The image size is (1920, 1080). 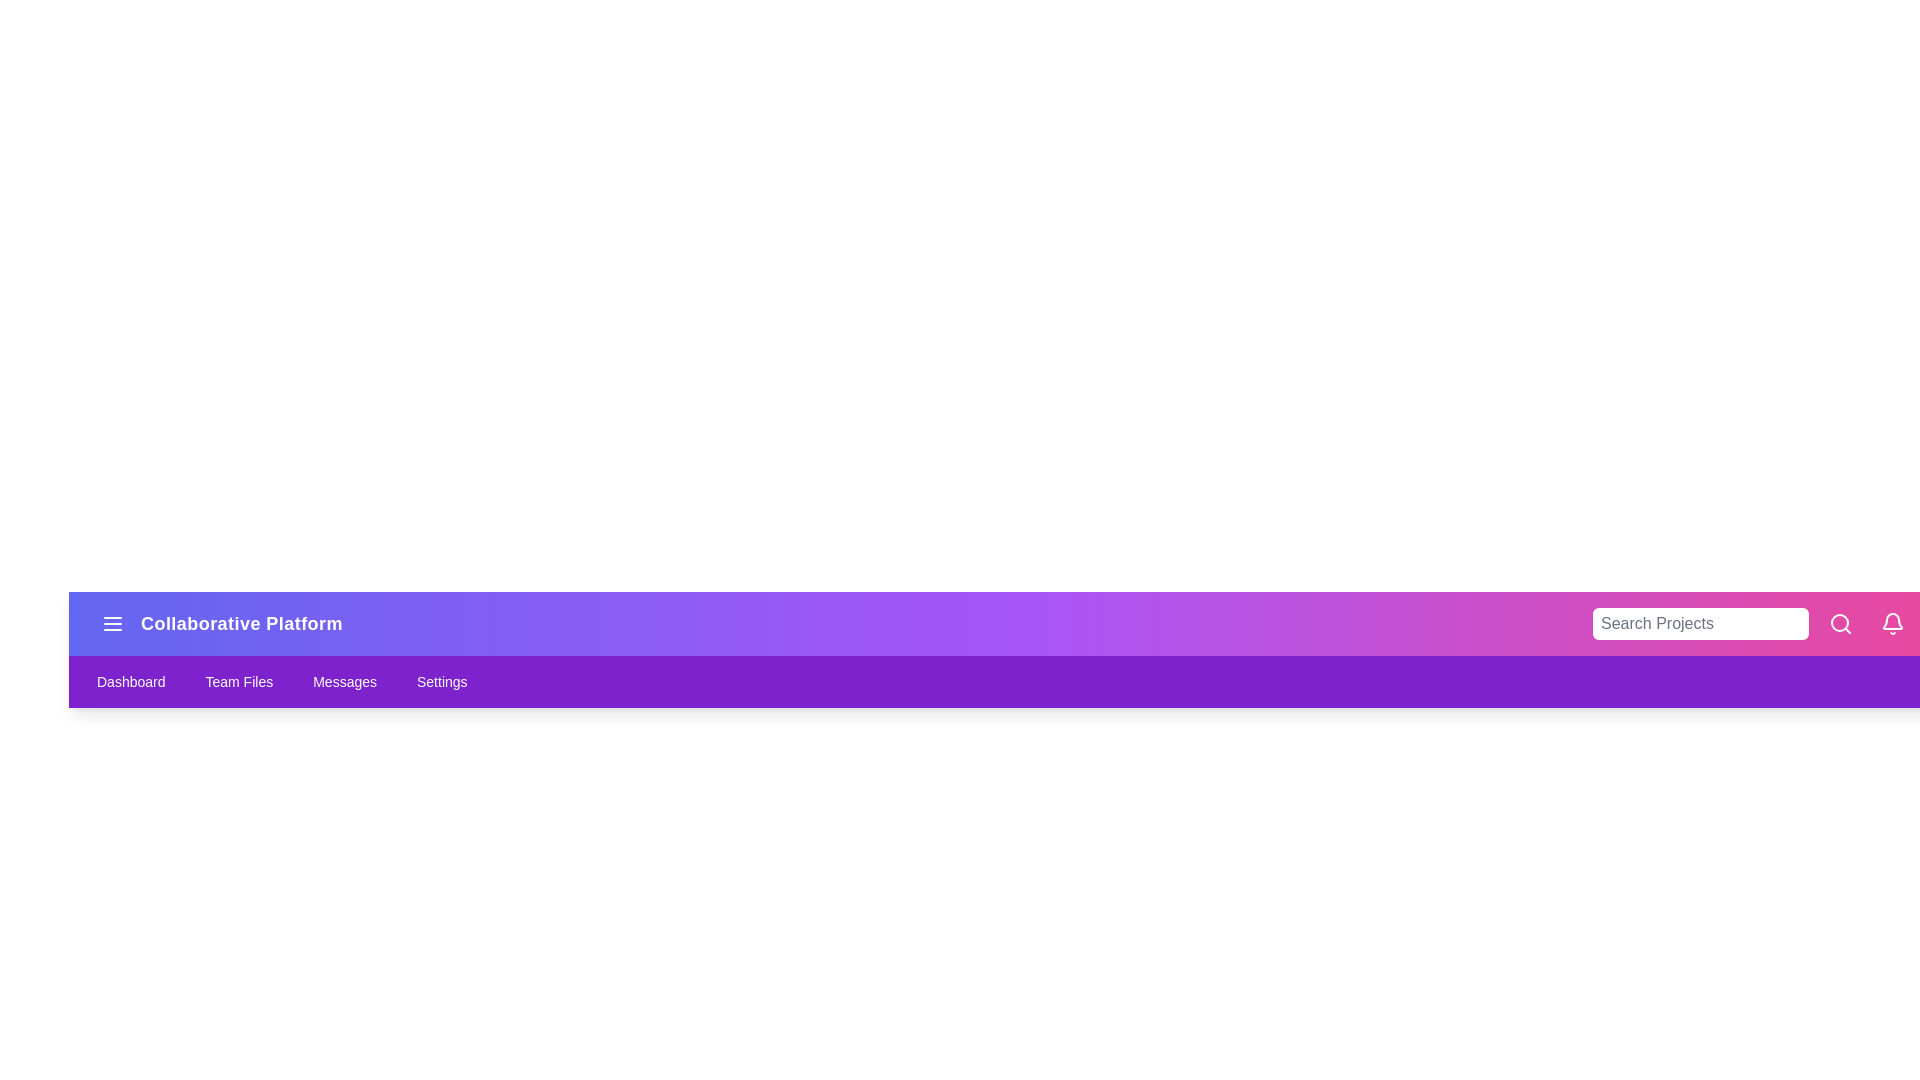 I want to click on the magnifying glass icon button located at the top-right section of the header bar, so click(x=1840, y=623).